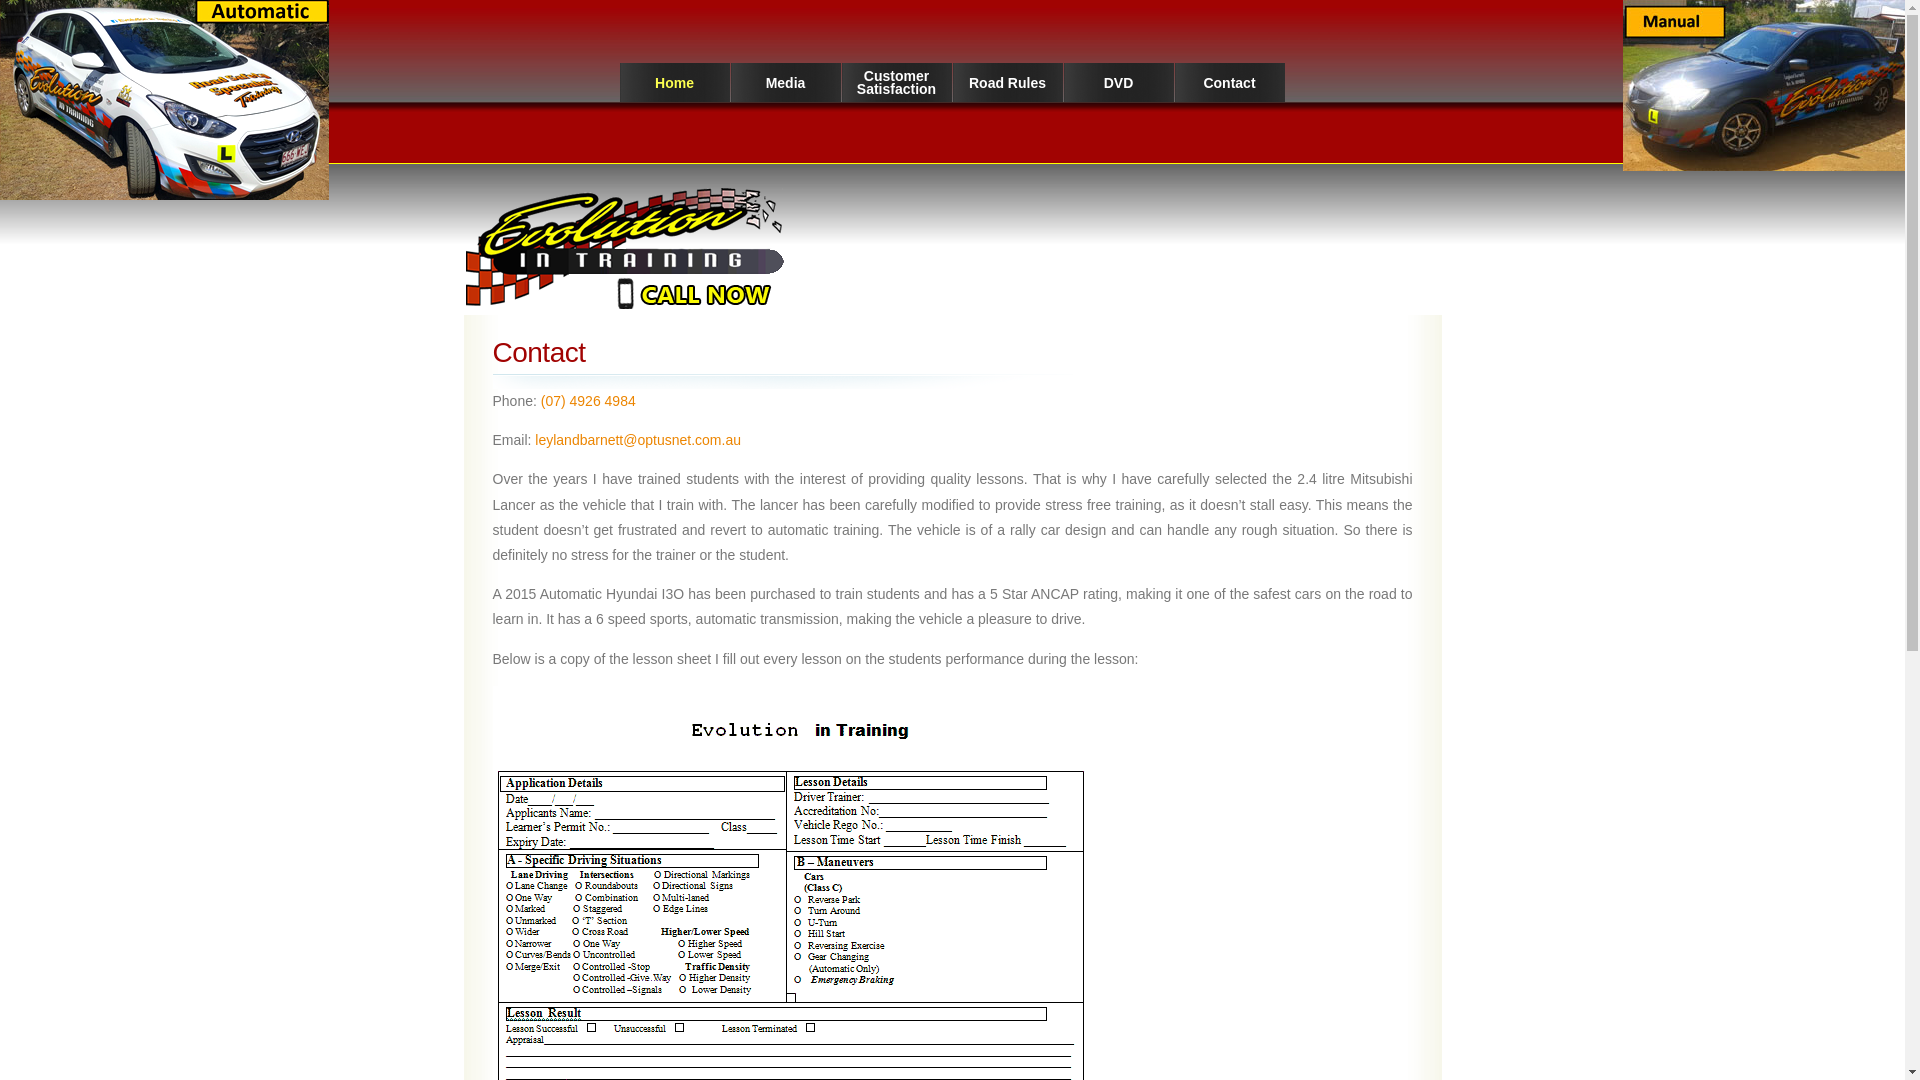 This screenshot has height=1080, width=1920. I want to click on 'leylandbarnett@optusnet.com.au', so click(637, 438).